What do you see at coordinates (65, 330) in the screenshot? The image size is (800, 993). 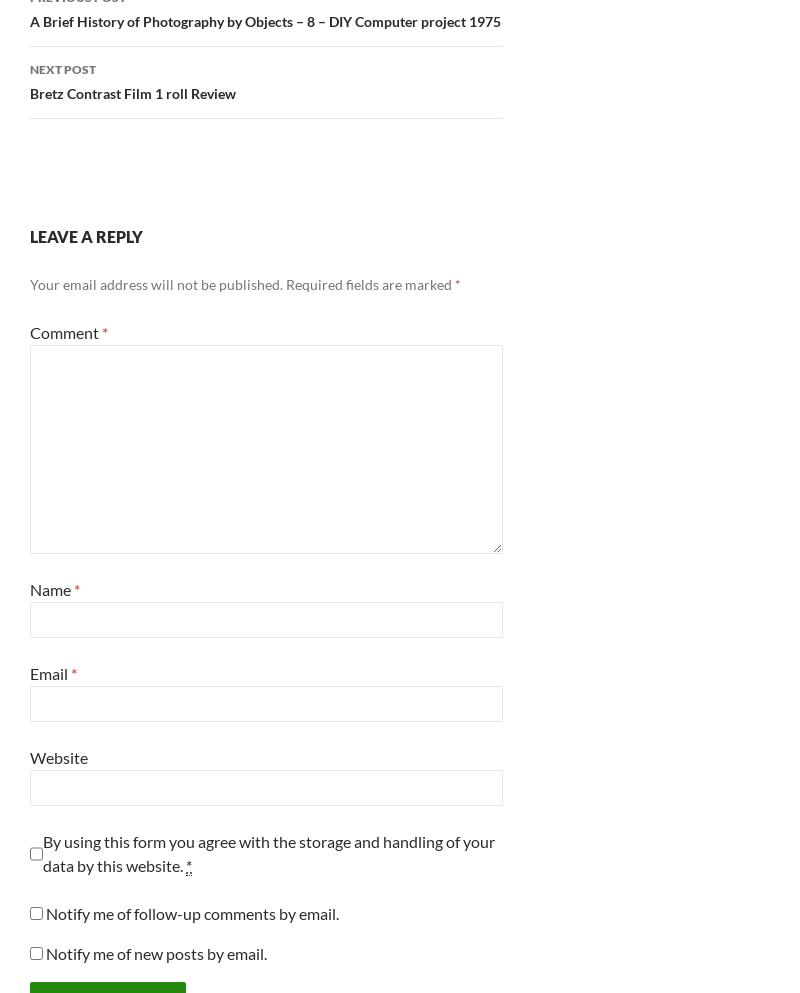 I see `'Comment'` at bounding box center [65, 330].